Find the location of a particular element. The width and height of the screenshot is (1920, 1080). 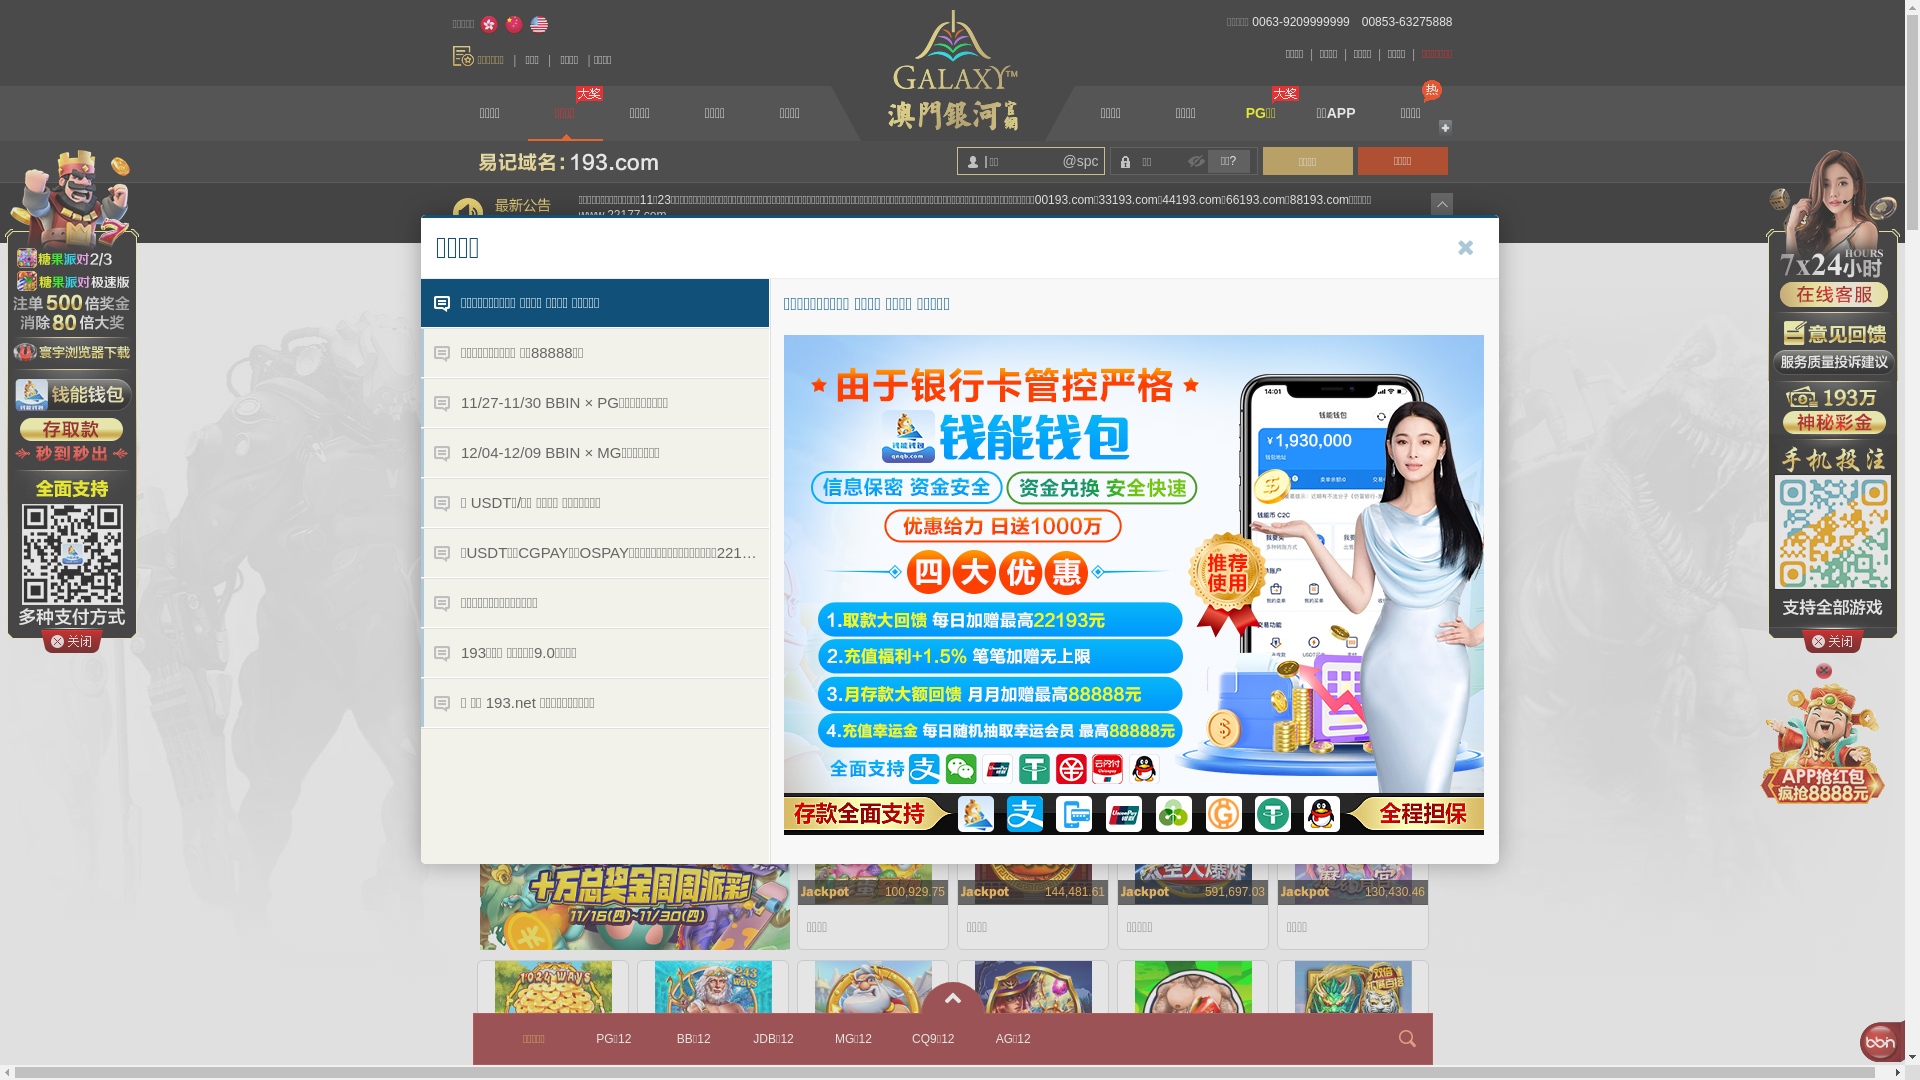

'English' is located at coordinates (538, 24).